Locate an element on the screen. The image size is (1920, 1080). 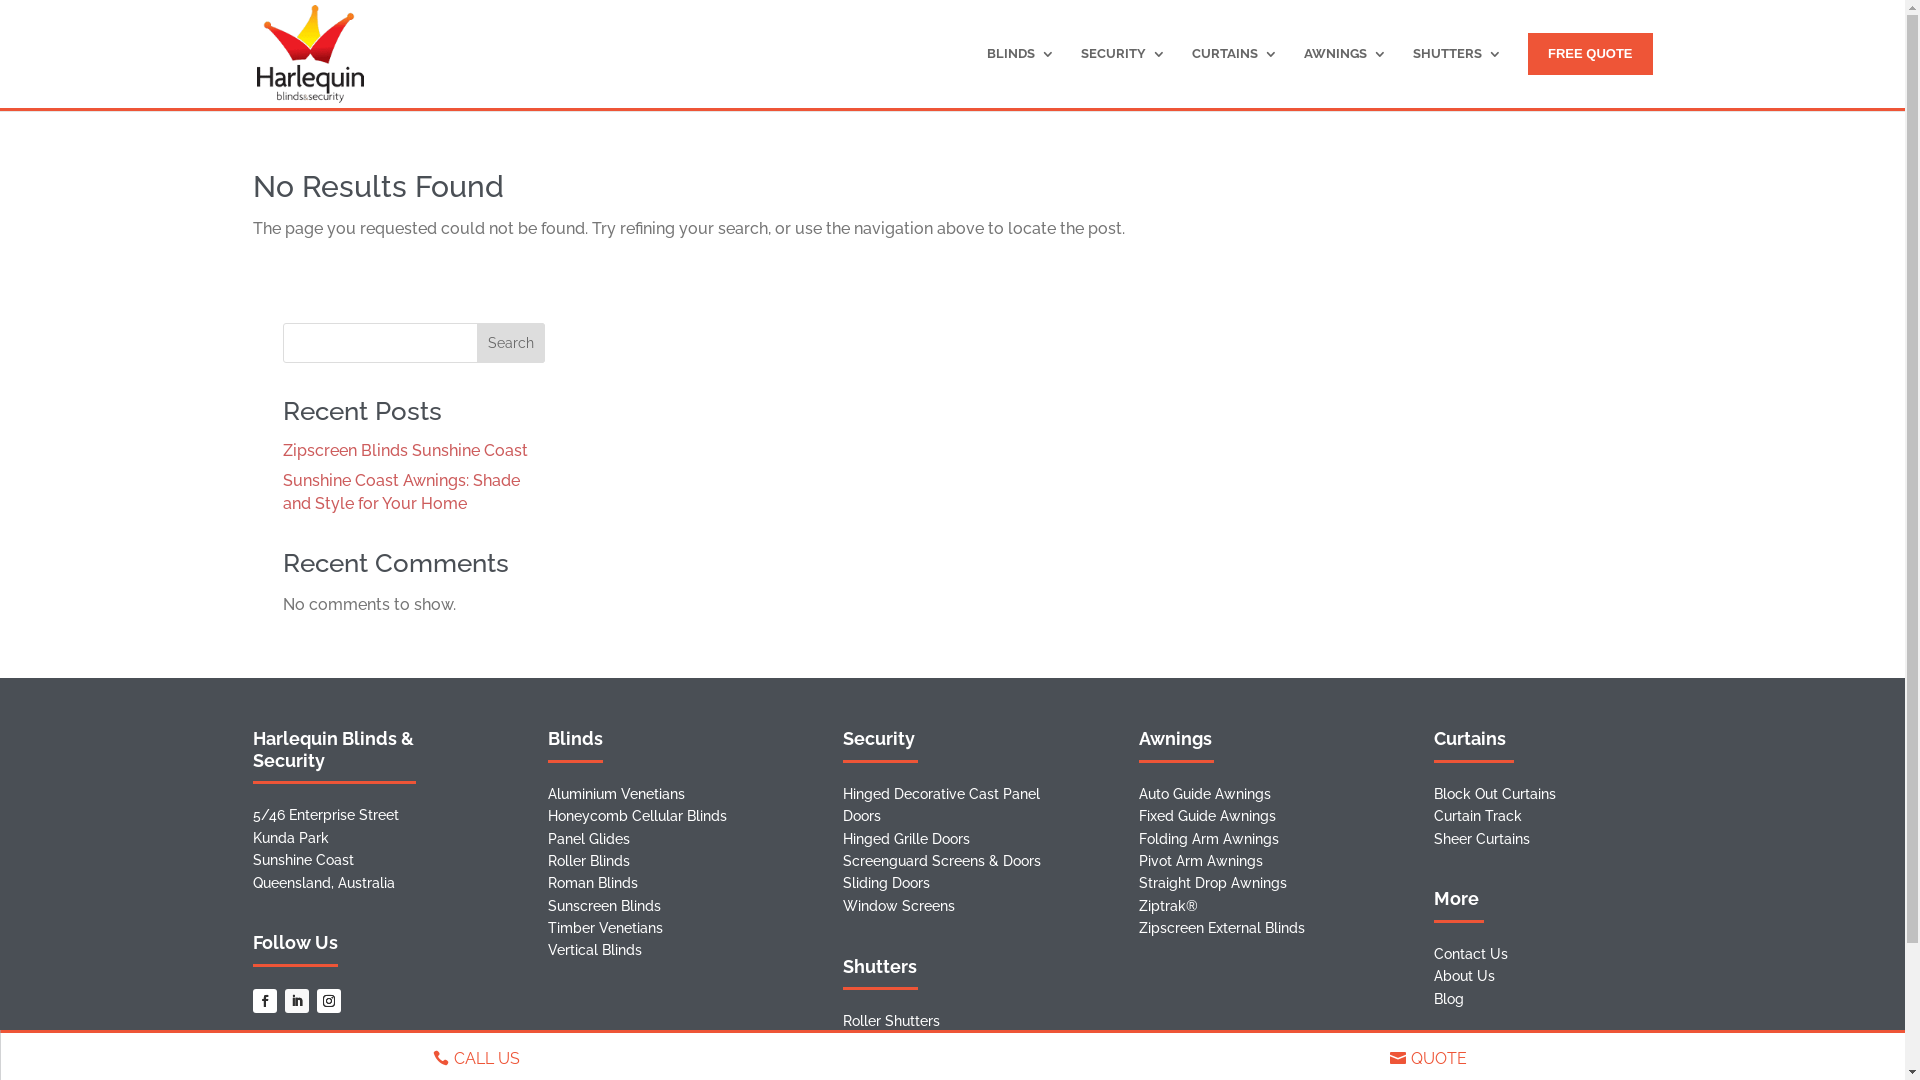
'Screenguard Screens & Doors' is located at coordinates (940, 859).